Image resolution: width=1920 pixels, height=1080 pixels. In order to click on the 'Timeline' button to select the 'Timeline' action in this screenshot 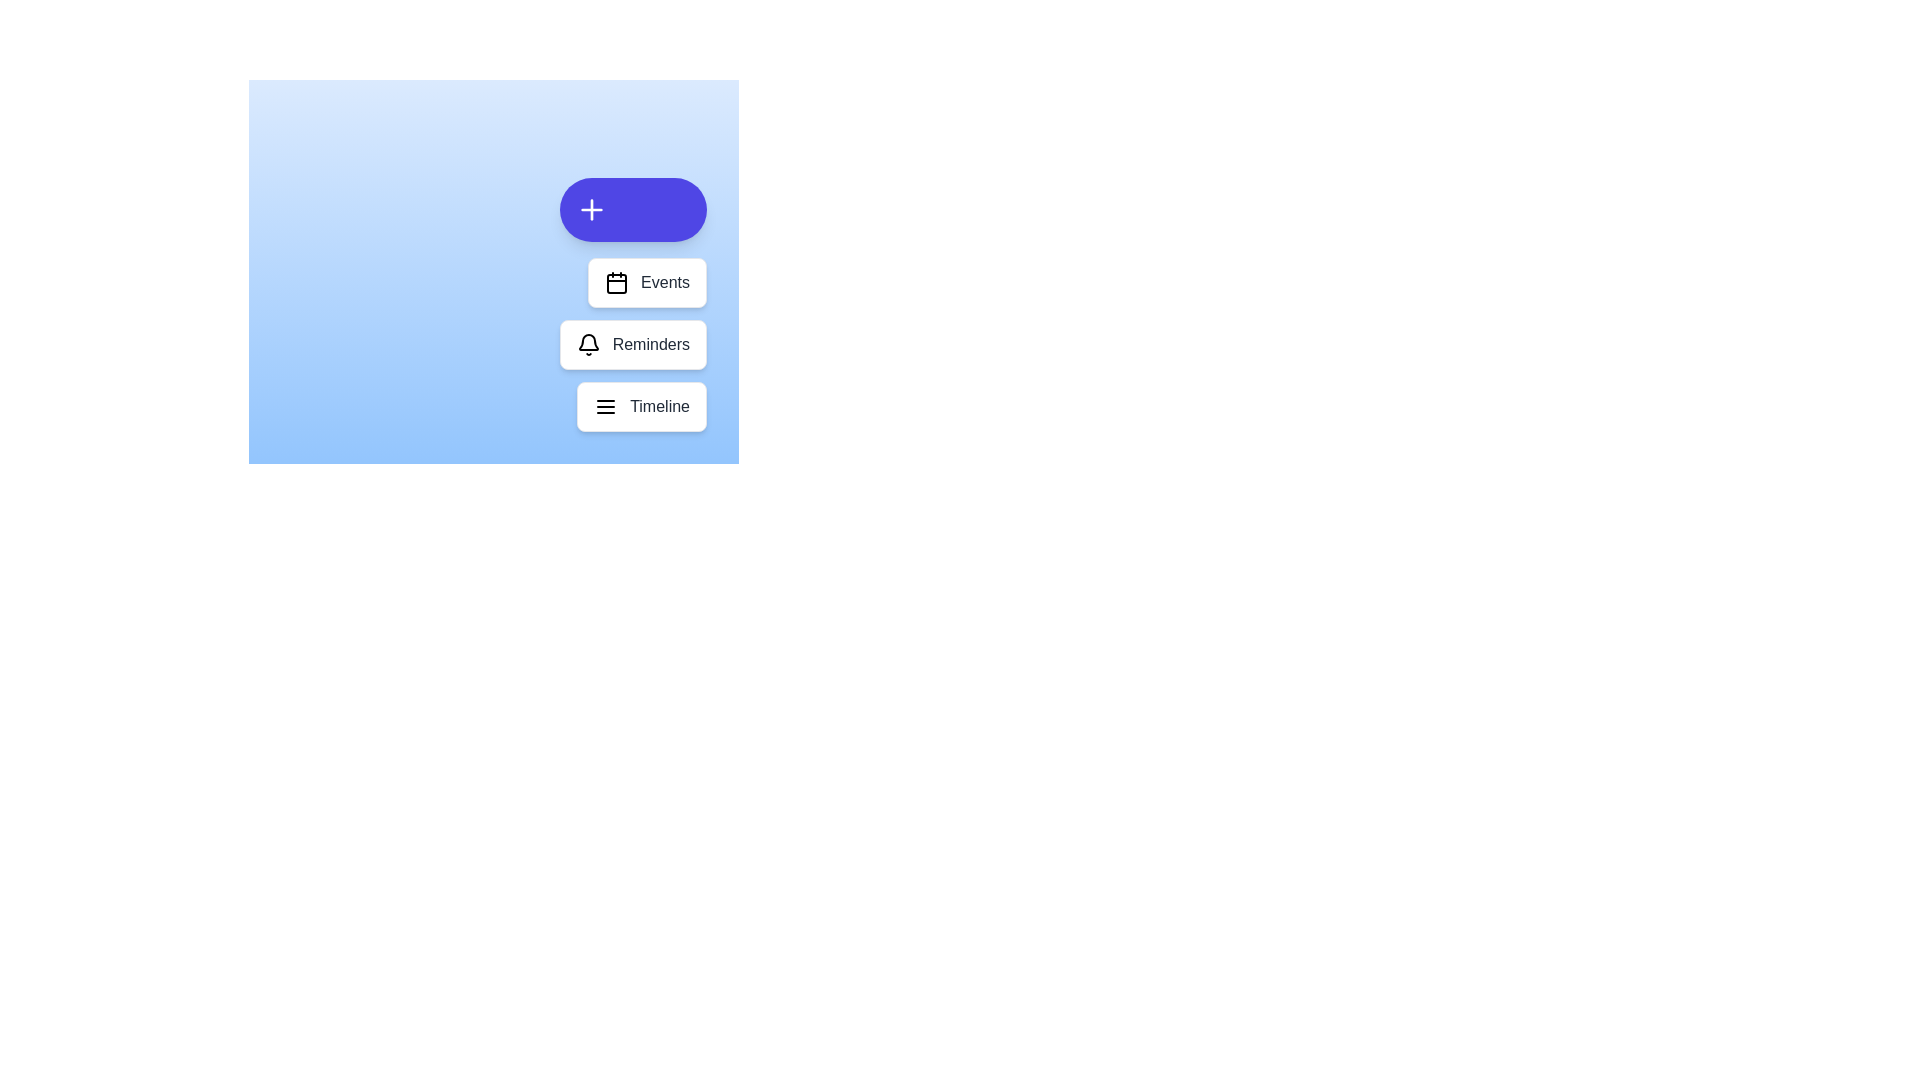, I will do `click(642, 406)`.